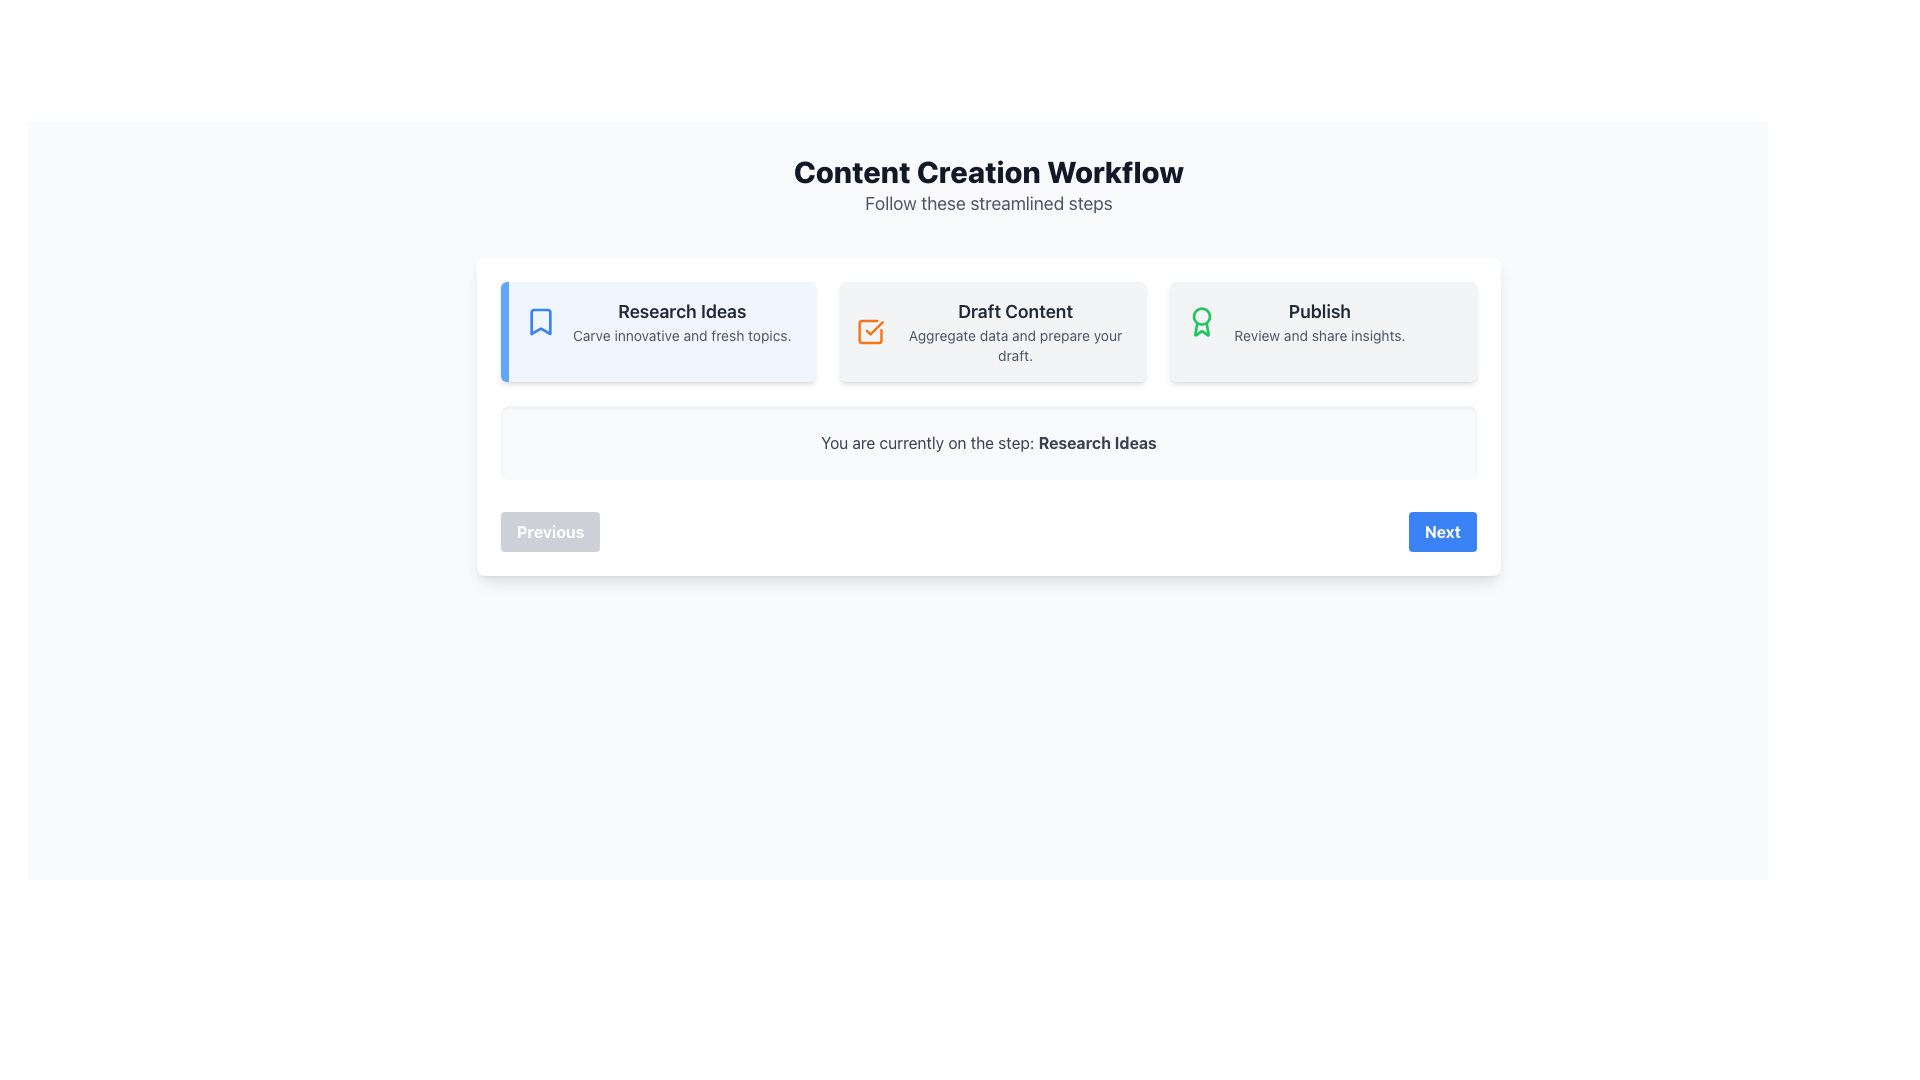  I want to click on the 'Publish' card element, which is the last of three horizontally aligned cards in the 'Content Creation Workflow' section, to proceed to the 'Publish' workflow stage, so click(1323, 330).